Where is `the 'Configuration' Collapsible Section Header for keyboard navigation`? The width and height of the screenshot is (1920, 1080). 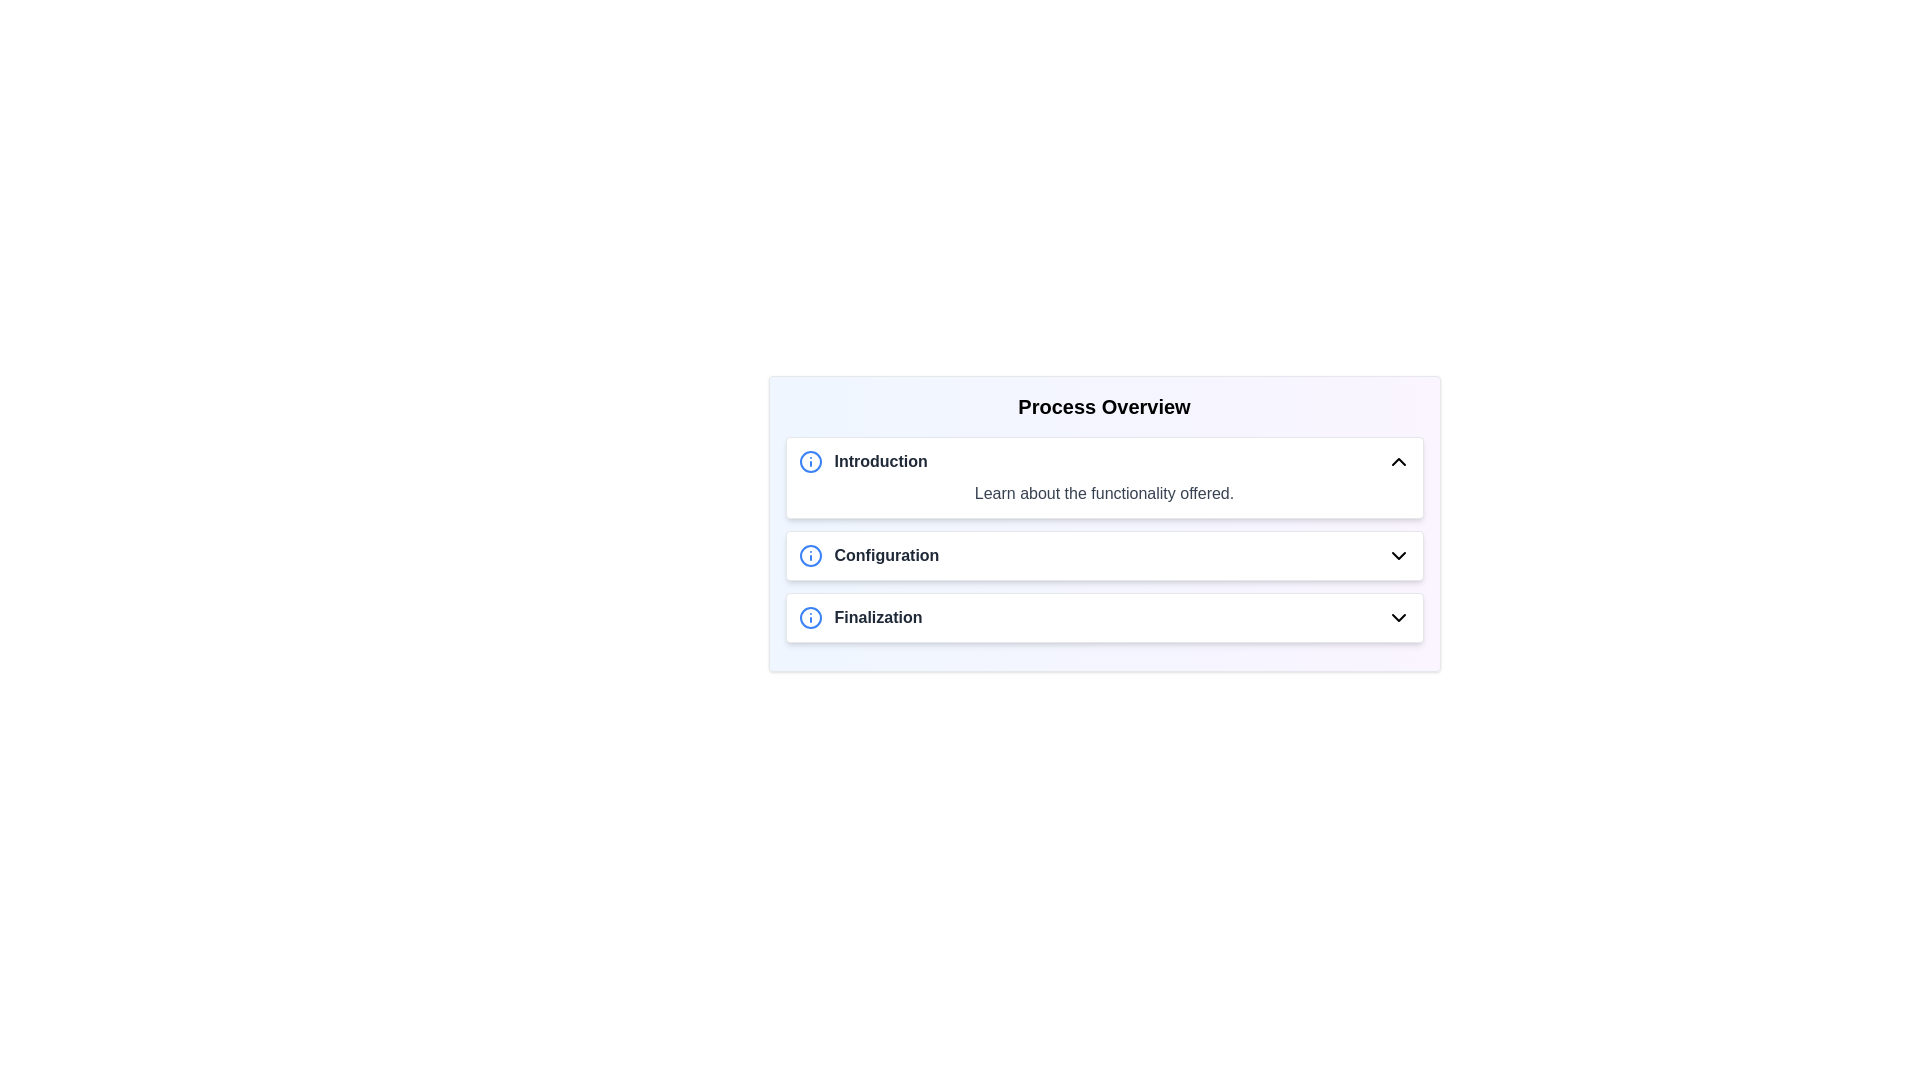
the 'Configuration' Collapsible Section Header for keyboard navigation is located at coordinates (1103, 555).